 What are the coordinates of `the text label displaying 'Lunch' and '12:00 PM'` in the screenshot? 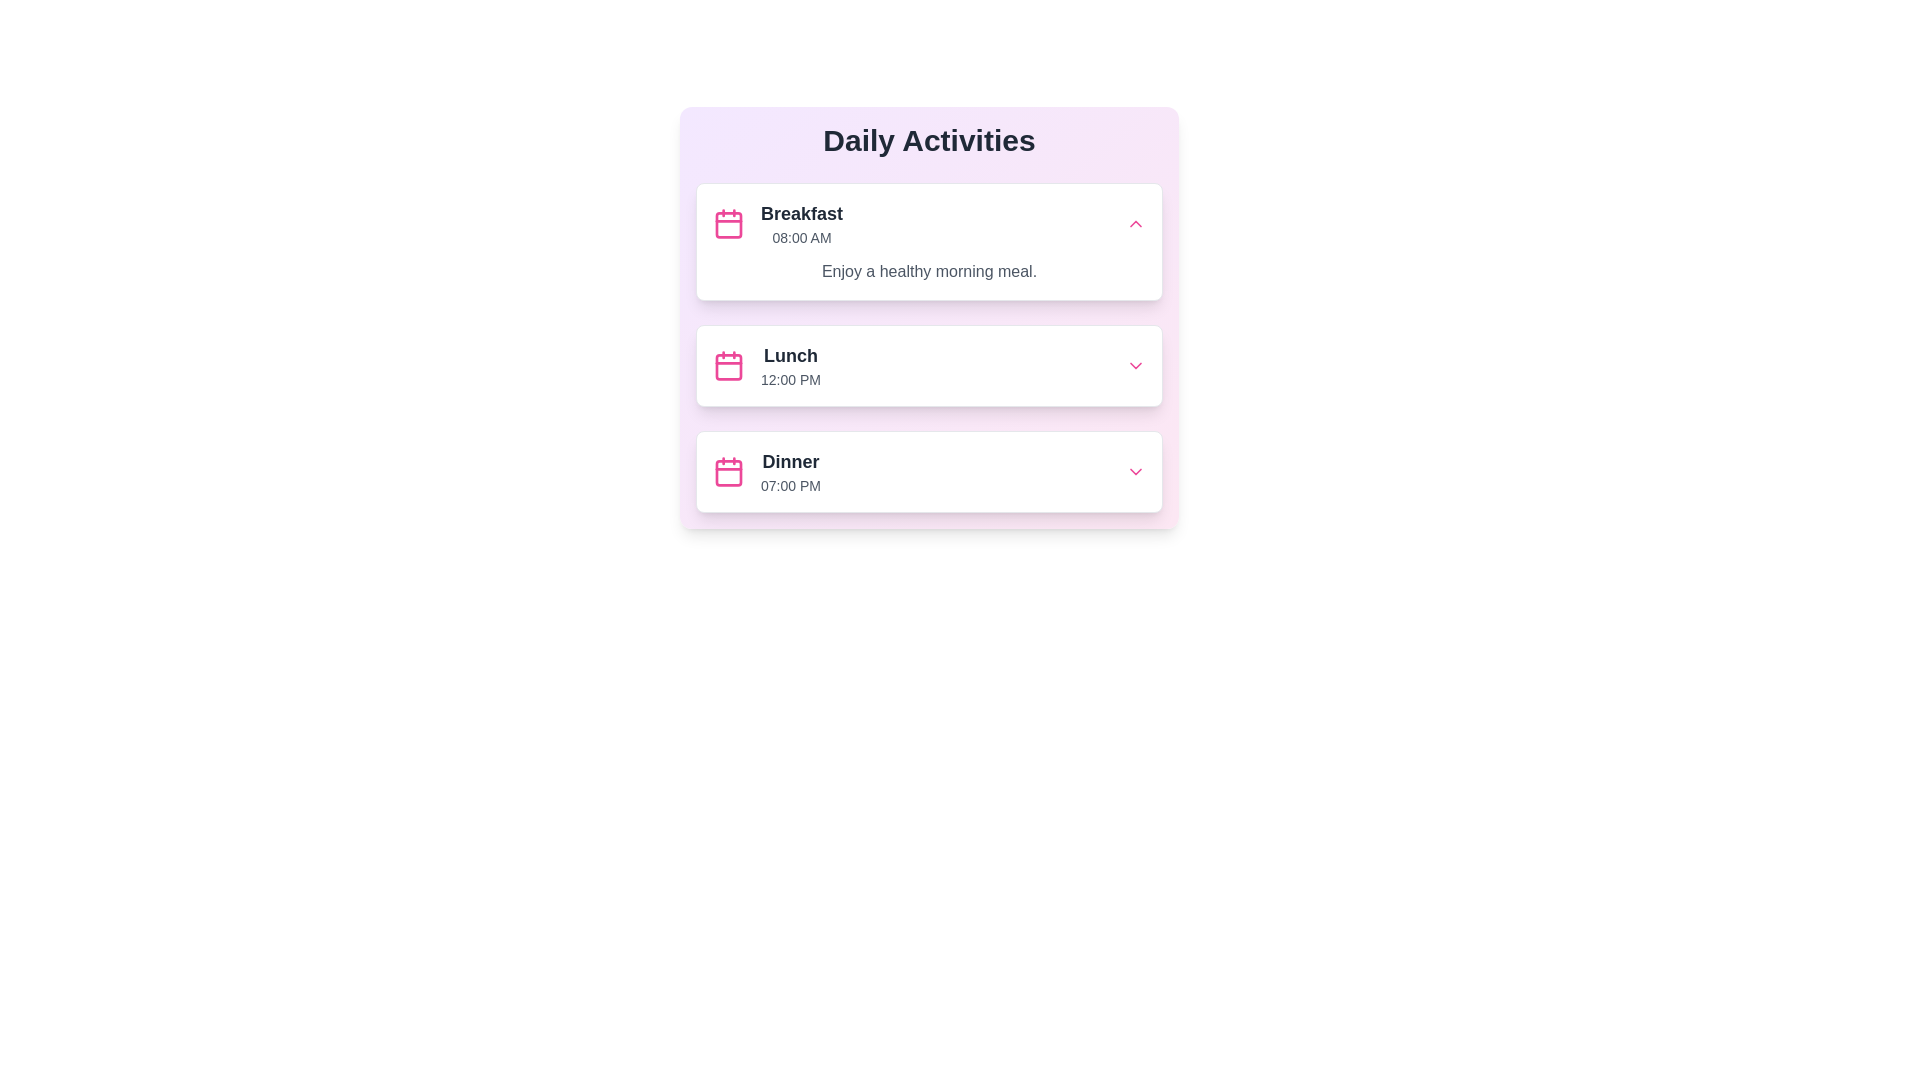 It's located at (790, 366).